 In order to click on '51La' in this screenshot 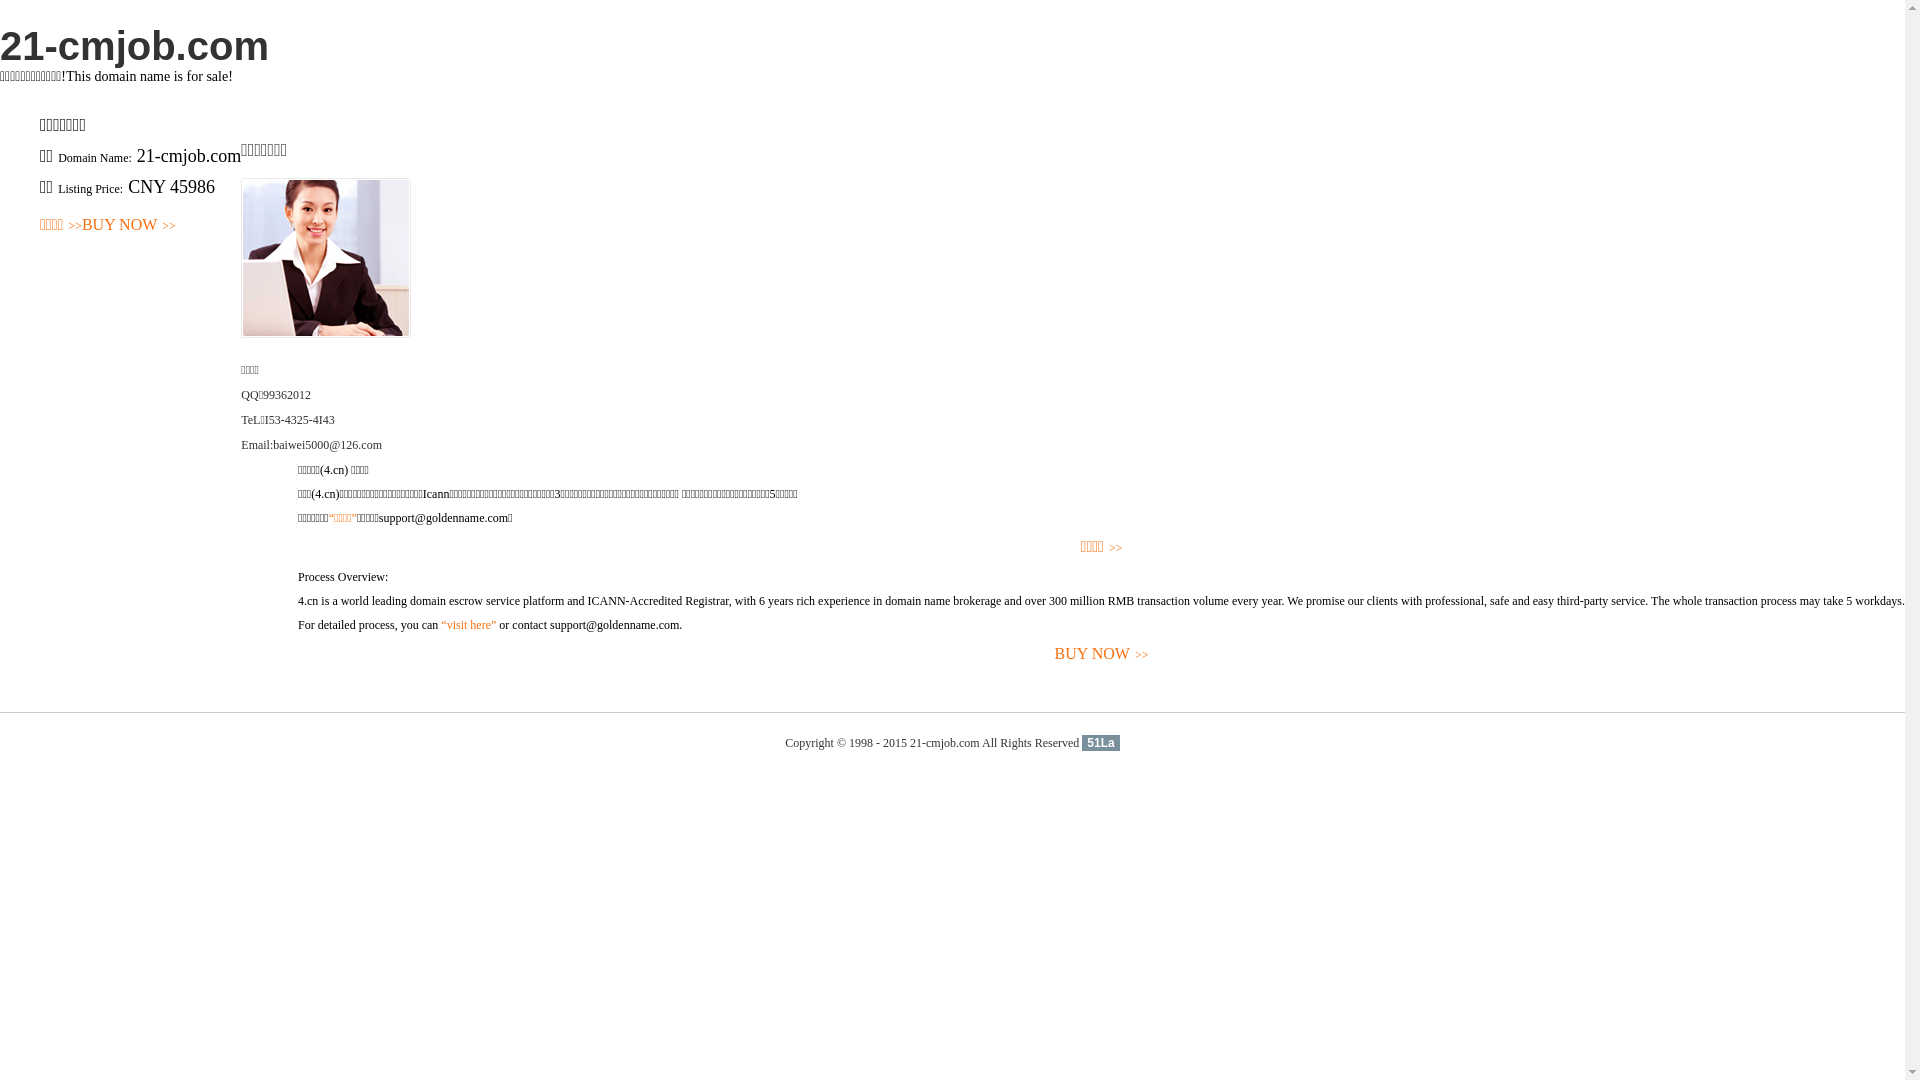, I will do `click(1099, 743)`.